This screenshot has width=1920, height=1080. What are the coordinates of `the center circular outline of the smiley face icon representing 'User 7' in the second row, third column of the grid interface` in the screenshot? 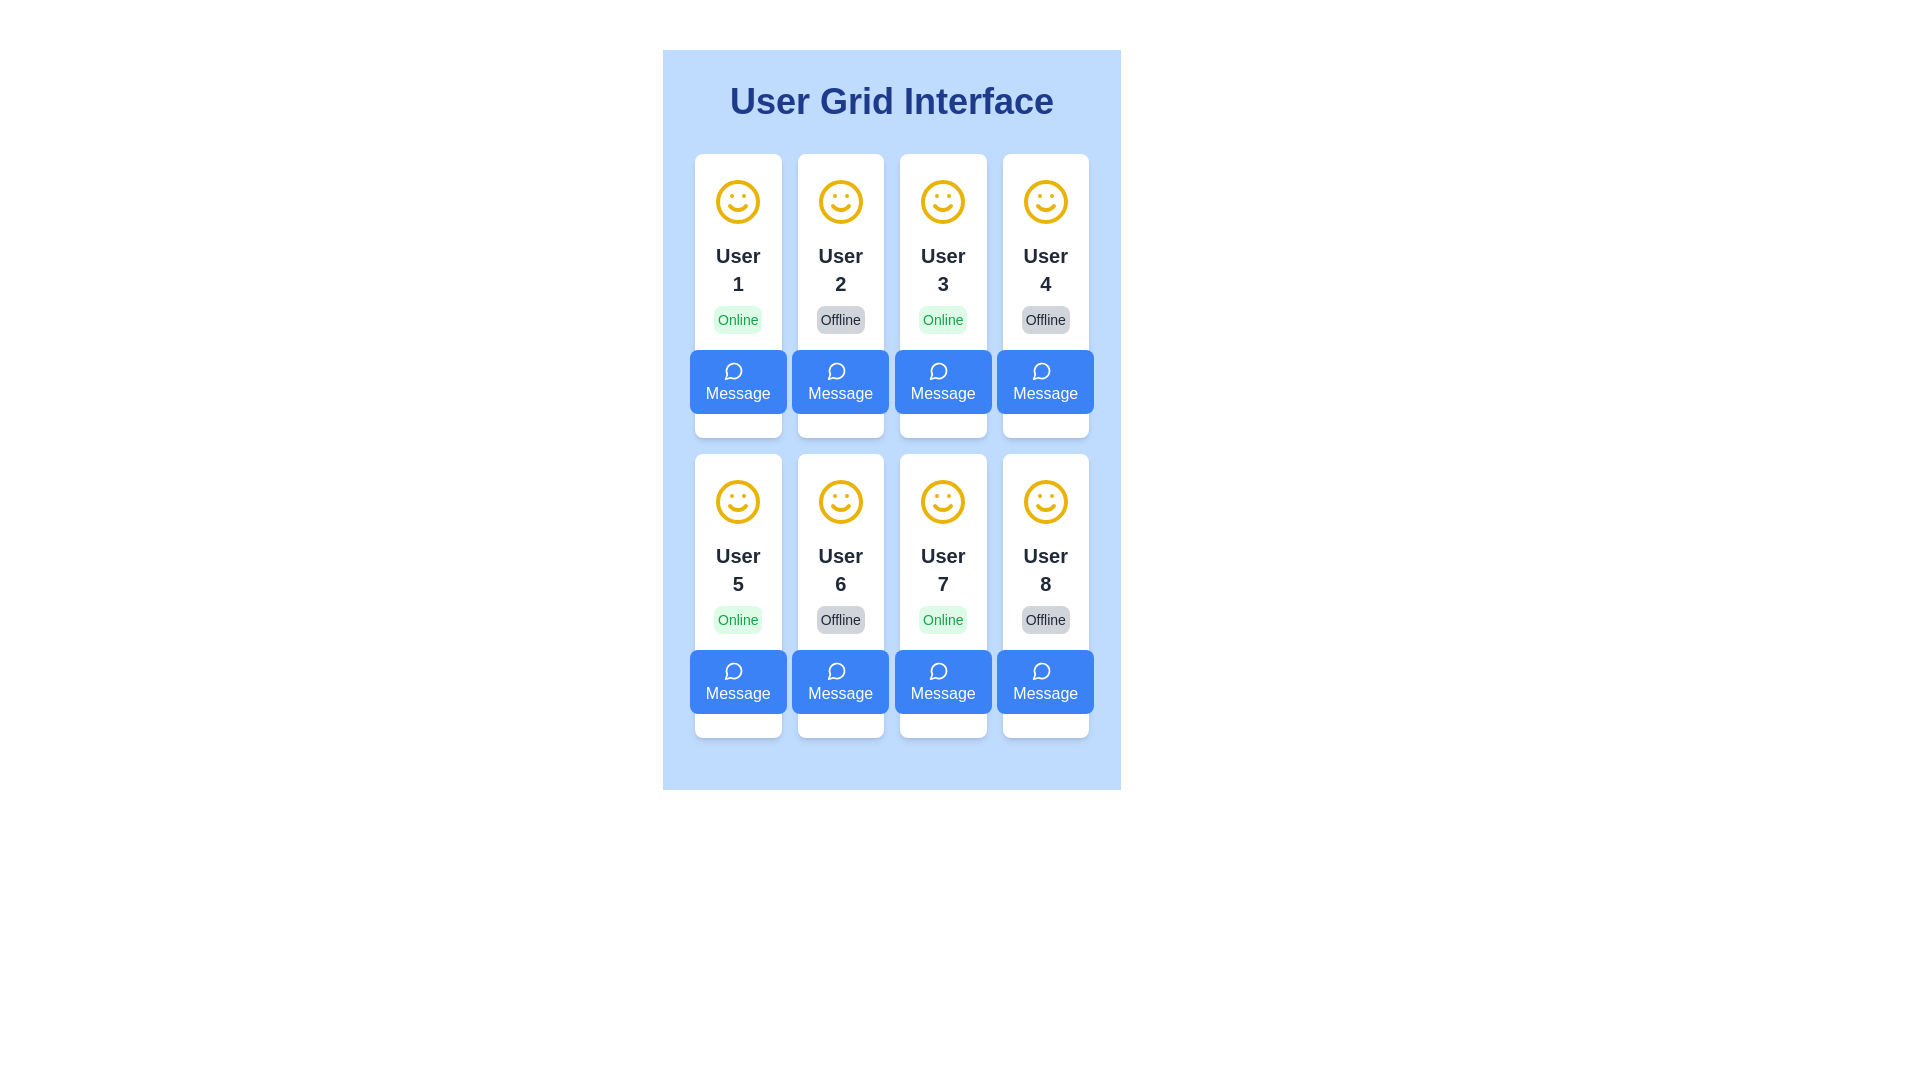 It's located at (942, 500).